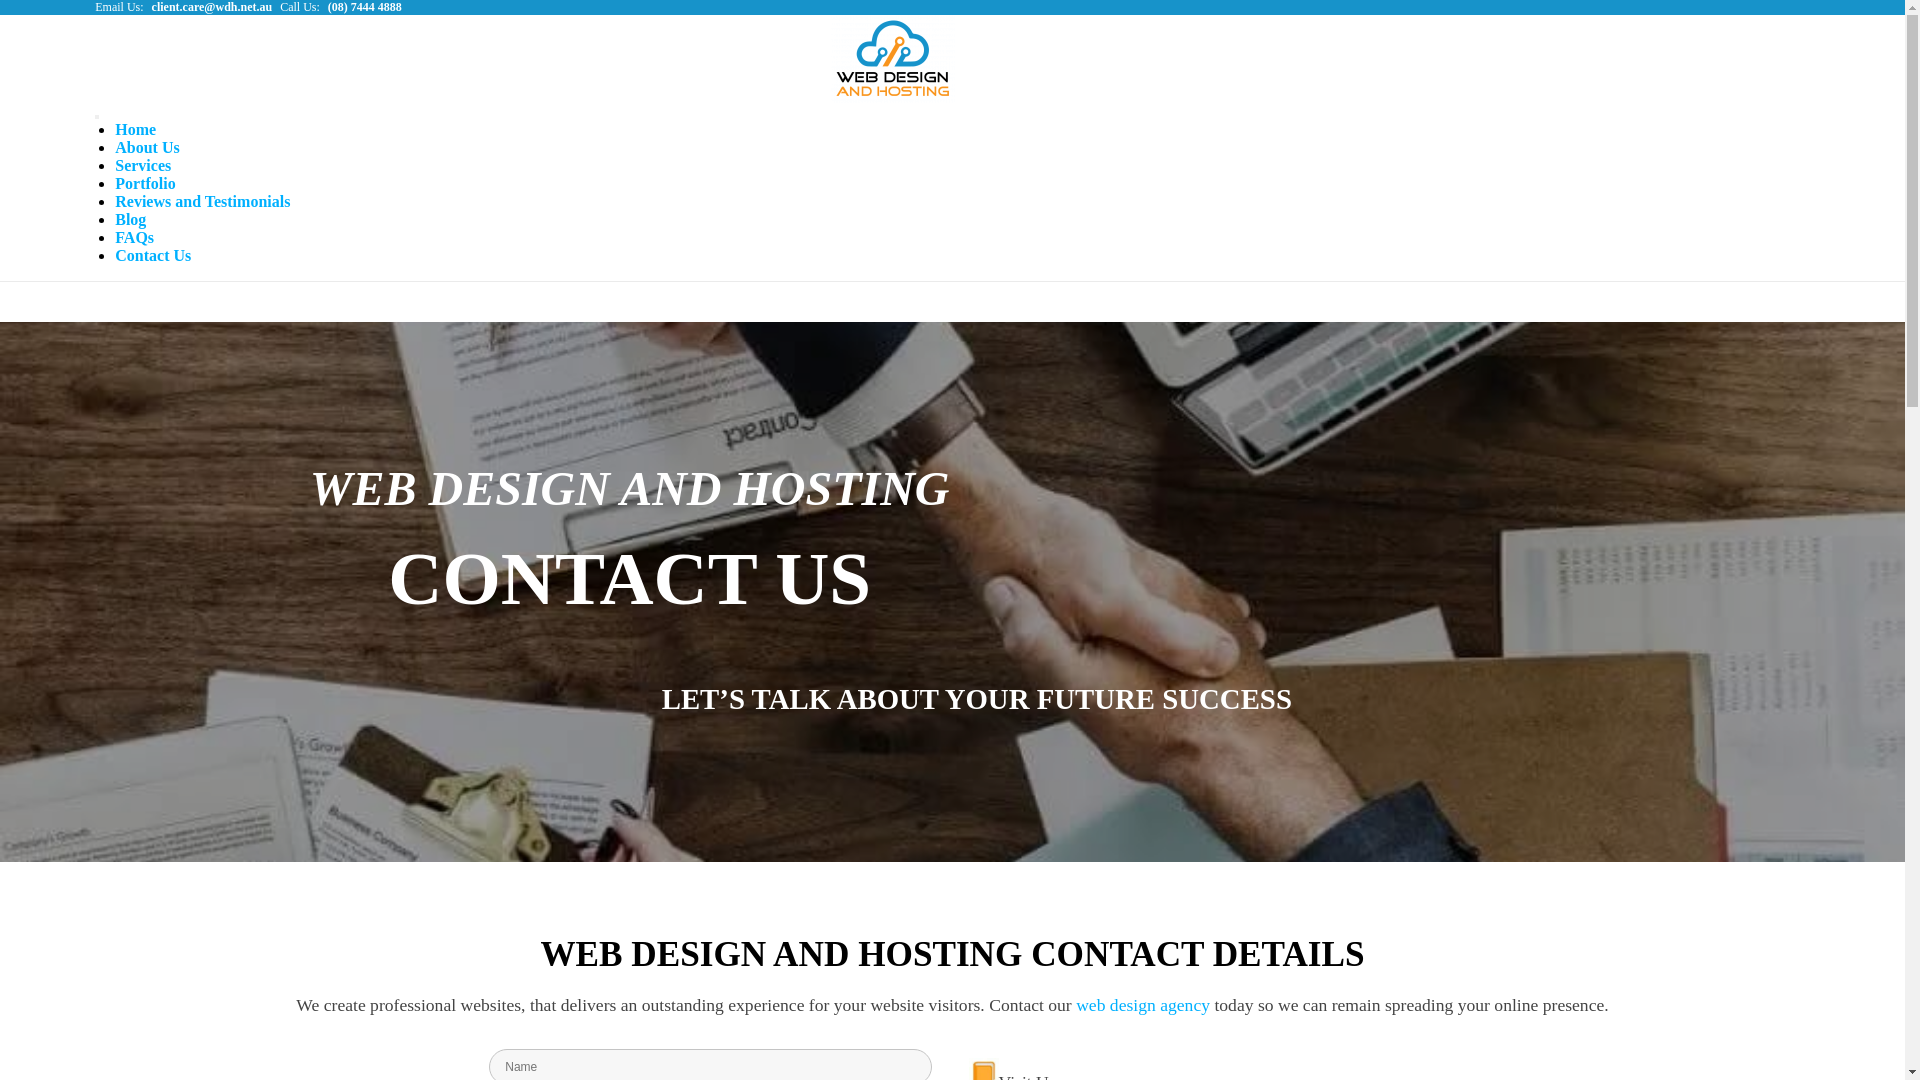 This screenshot has height=1080, width=1920. I want to click on 'client.care@wdh.net.au', so click(212, 7).